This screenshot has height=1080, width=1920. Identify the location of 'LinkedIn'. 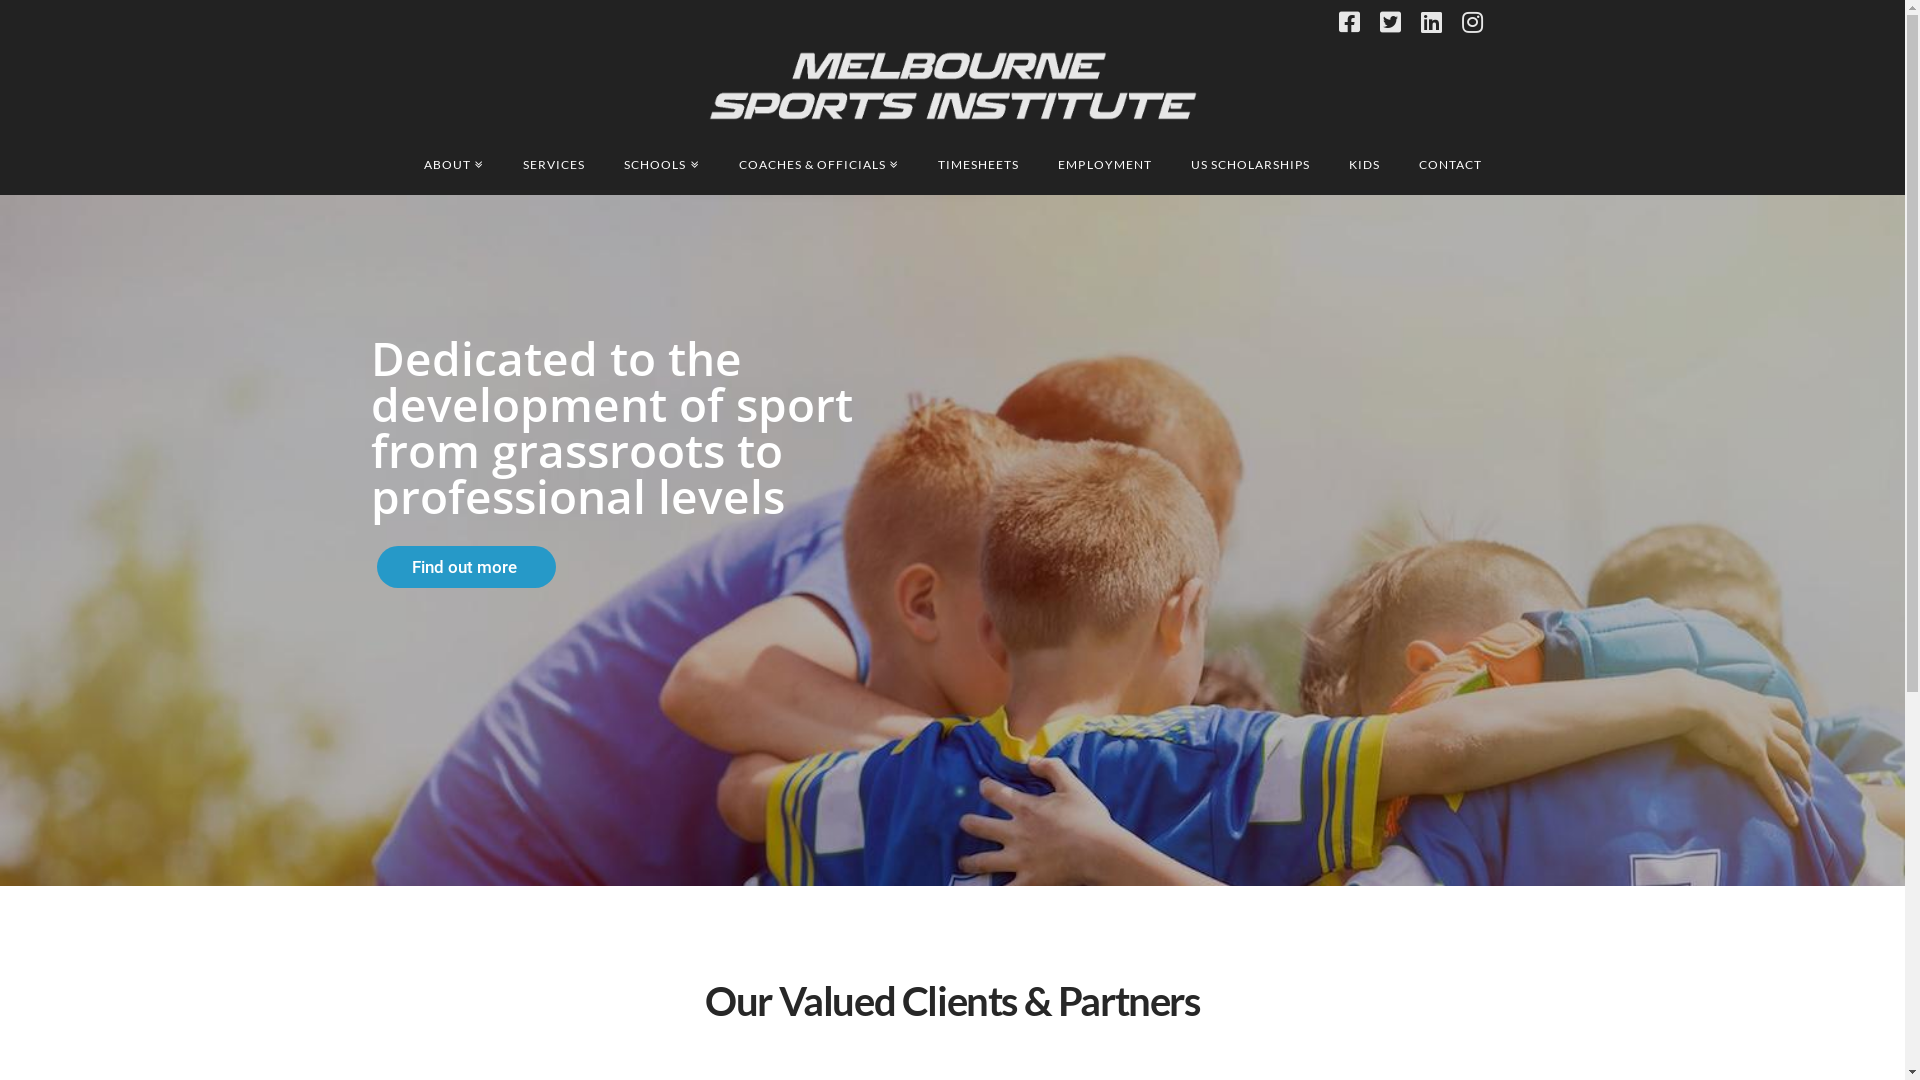
(1429, 22).